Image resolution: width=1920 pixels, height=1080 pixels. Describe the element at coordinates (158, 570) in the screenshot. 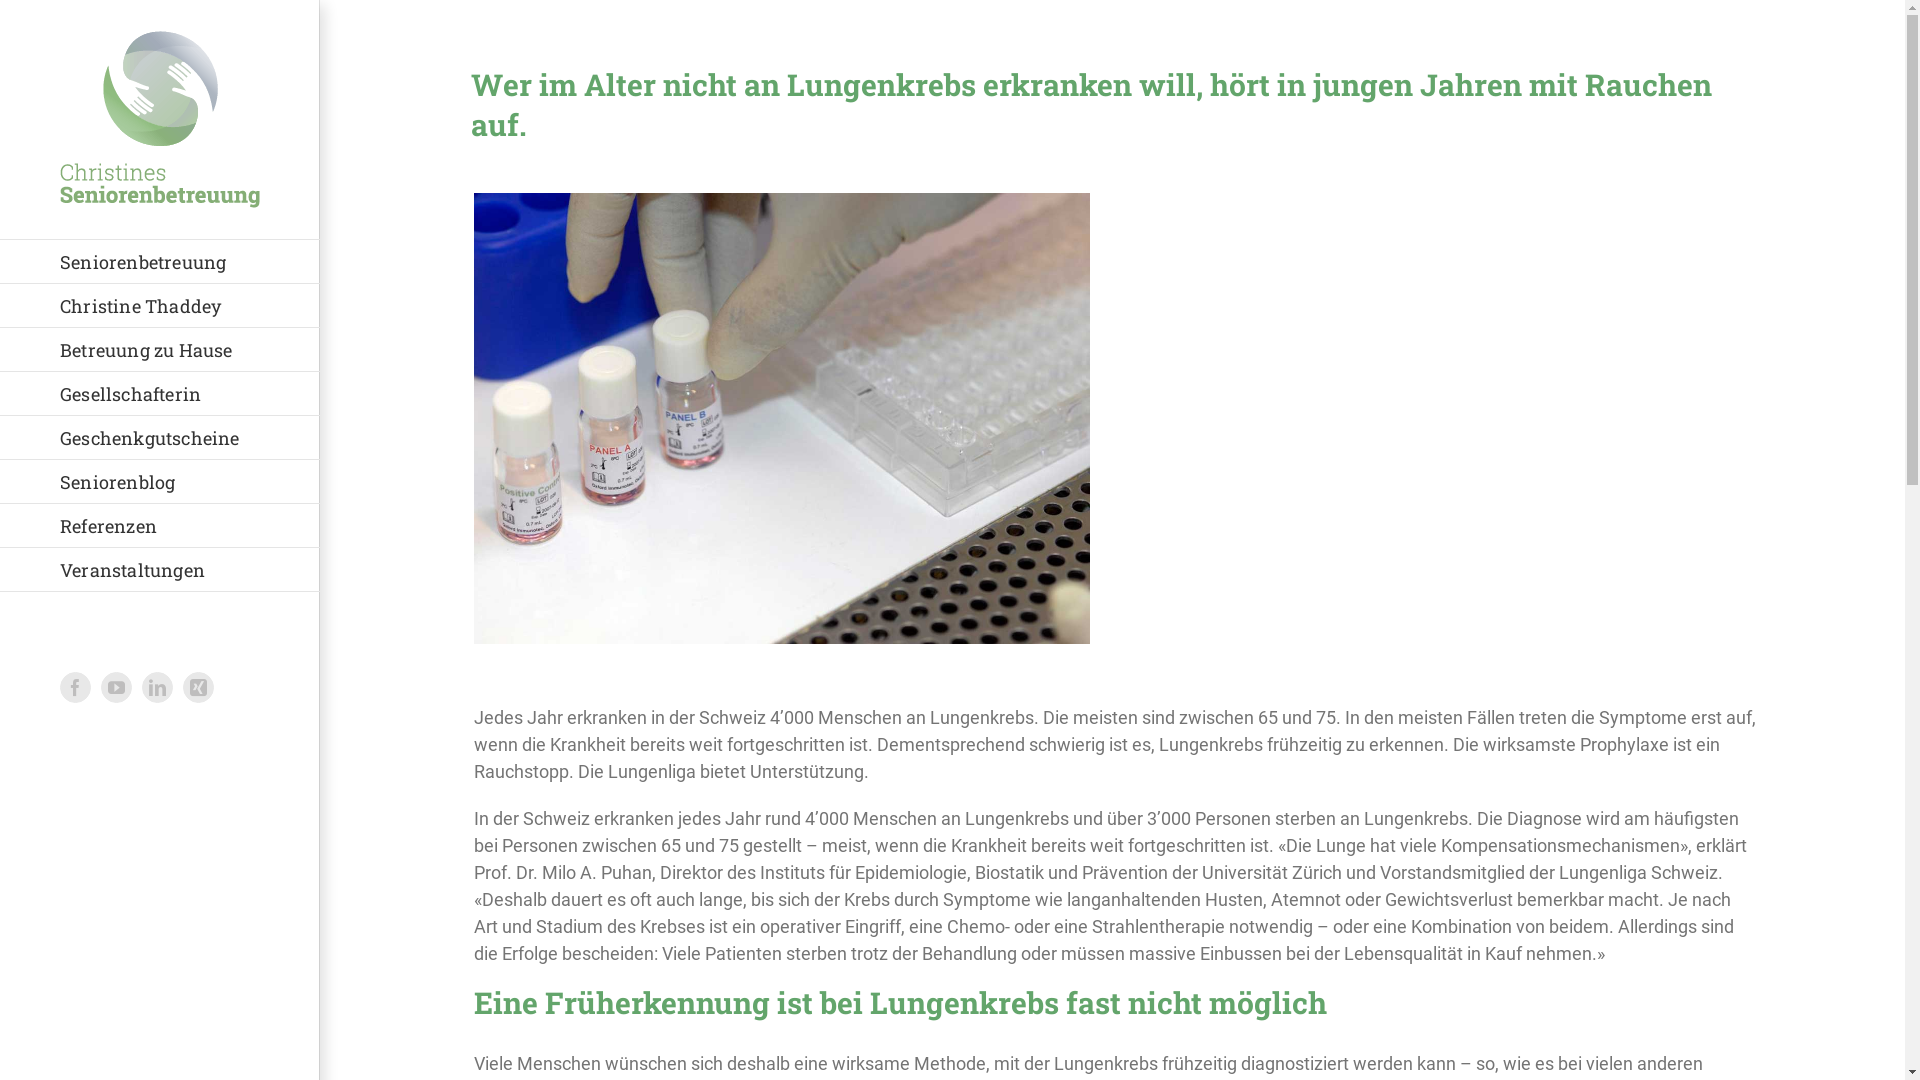

I see `'Veranstaltungen'` at that location.